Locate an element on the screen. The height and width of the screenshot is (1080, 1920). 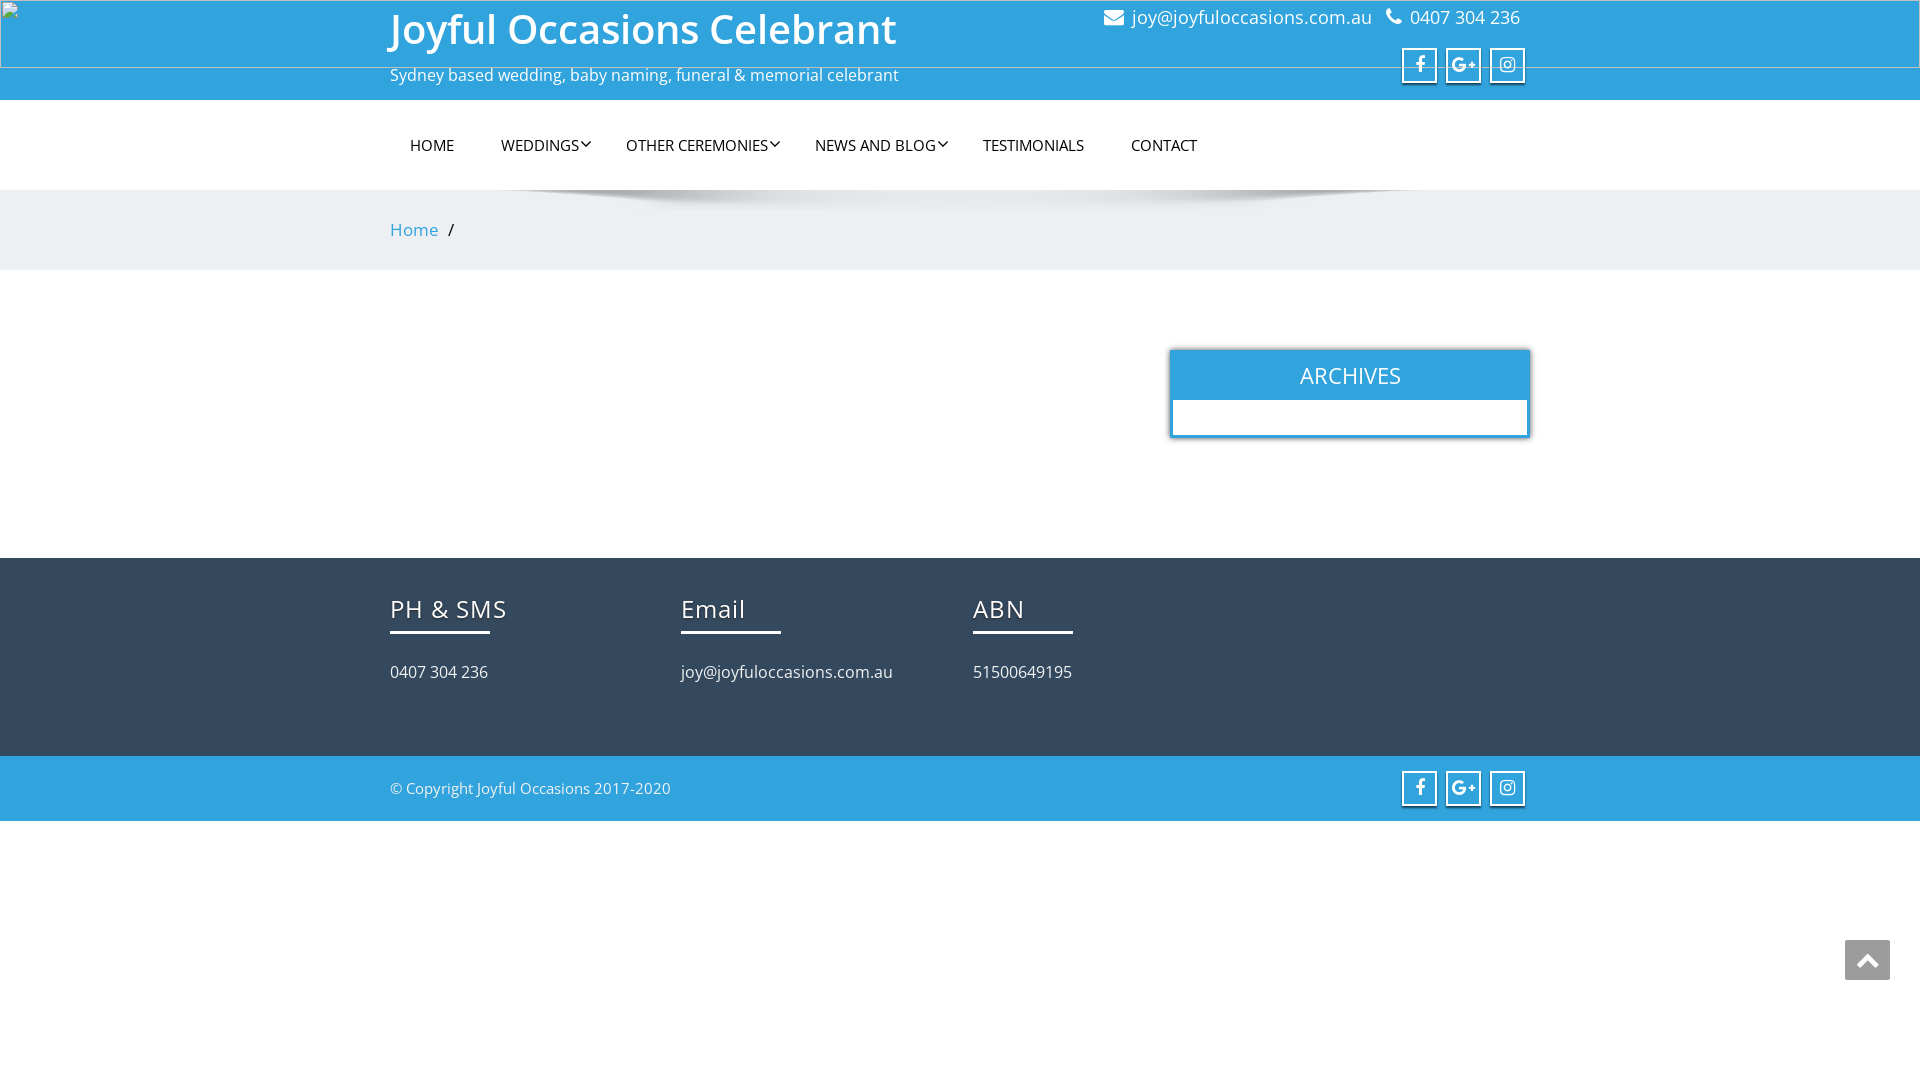
'Joyful Occasions Celebrant' is located at coordinates (643, 28).